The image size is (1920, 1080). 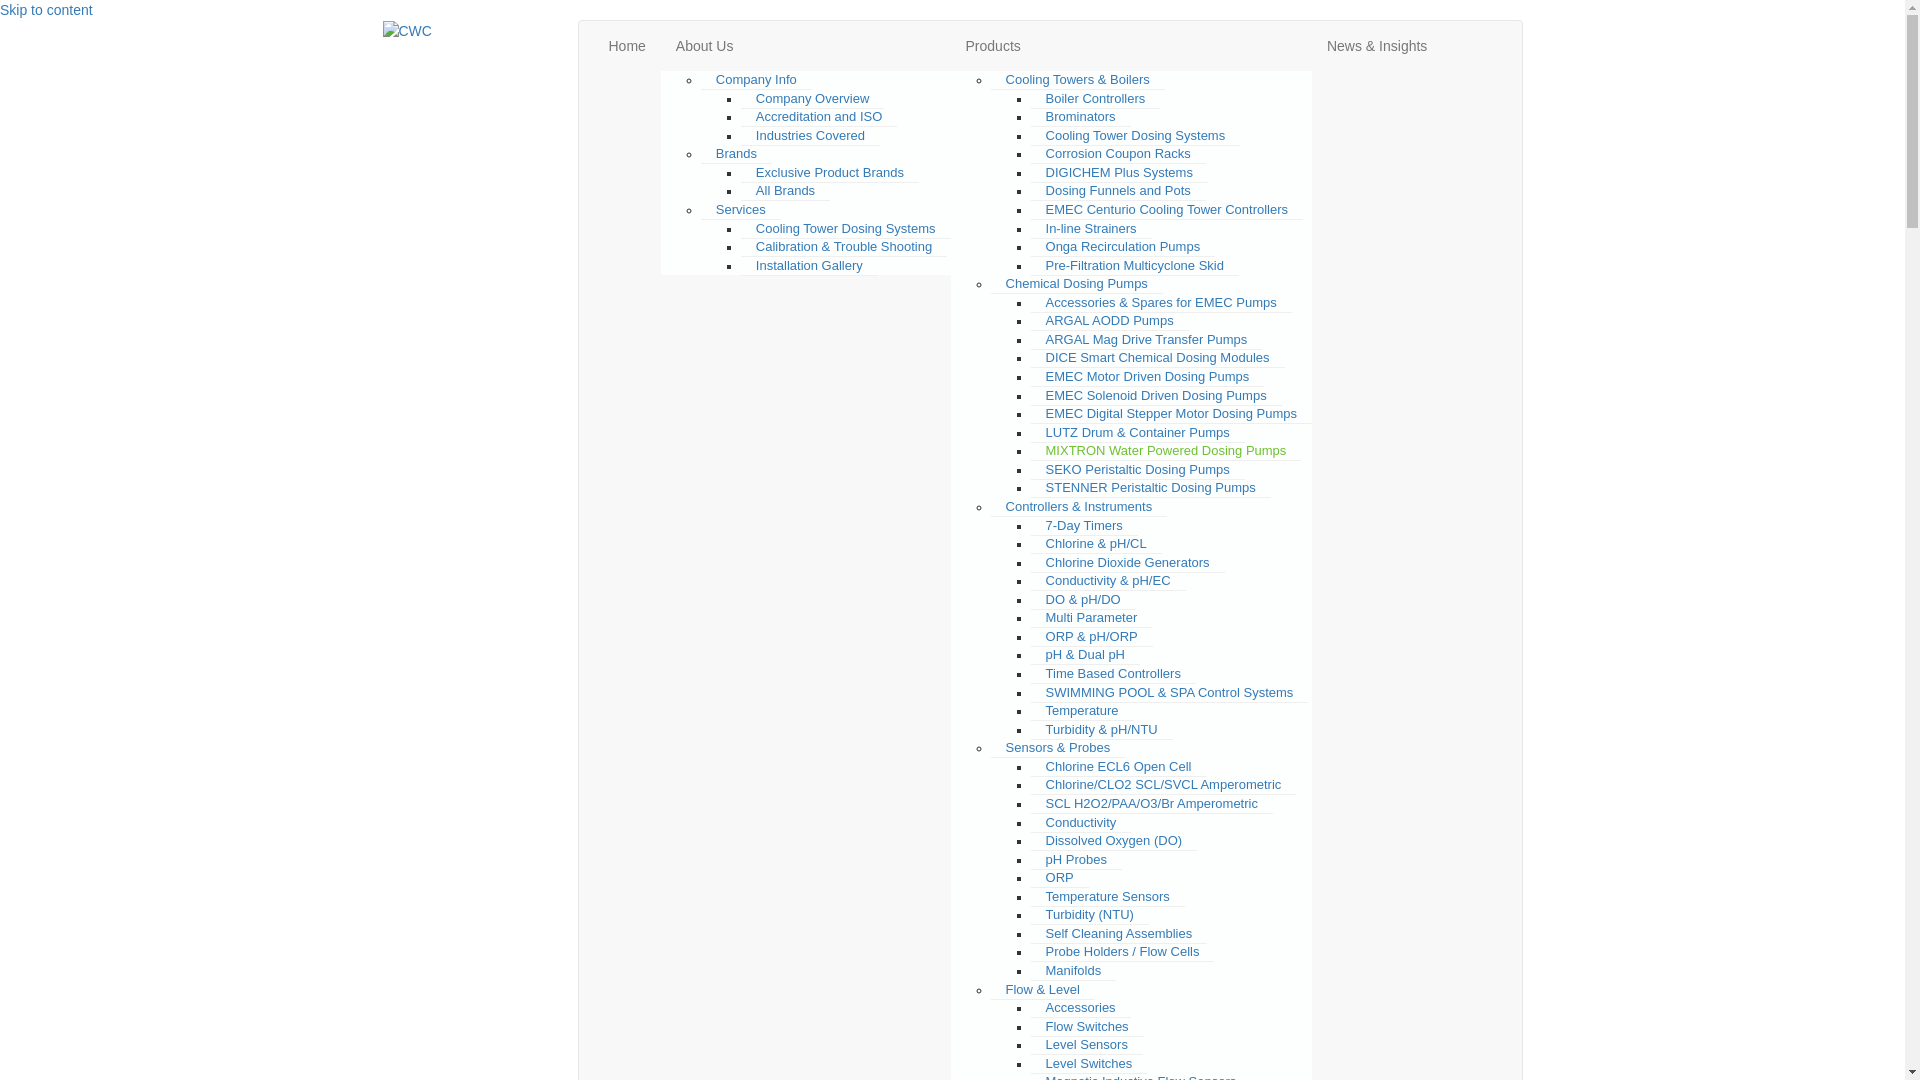 I want to click on 'Cooling Tower Dosing Systems', so click(x=845, y=226).